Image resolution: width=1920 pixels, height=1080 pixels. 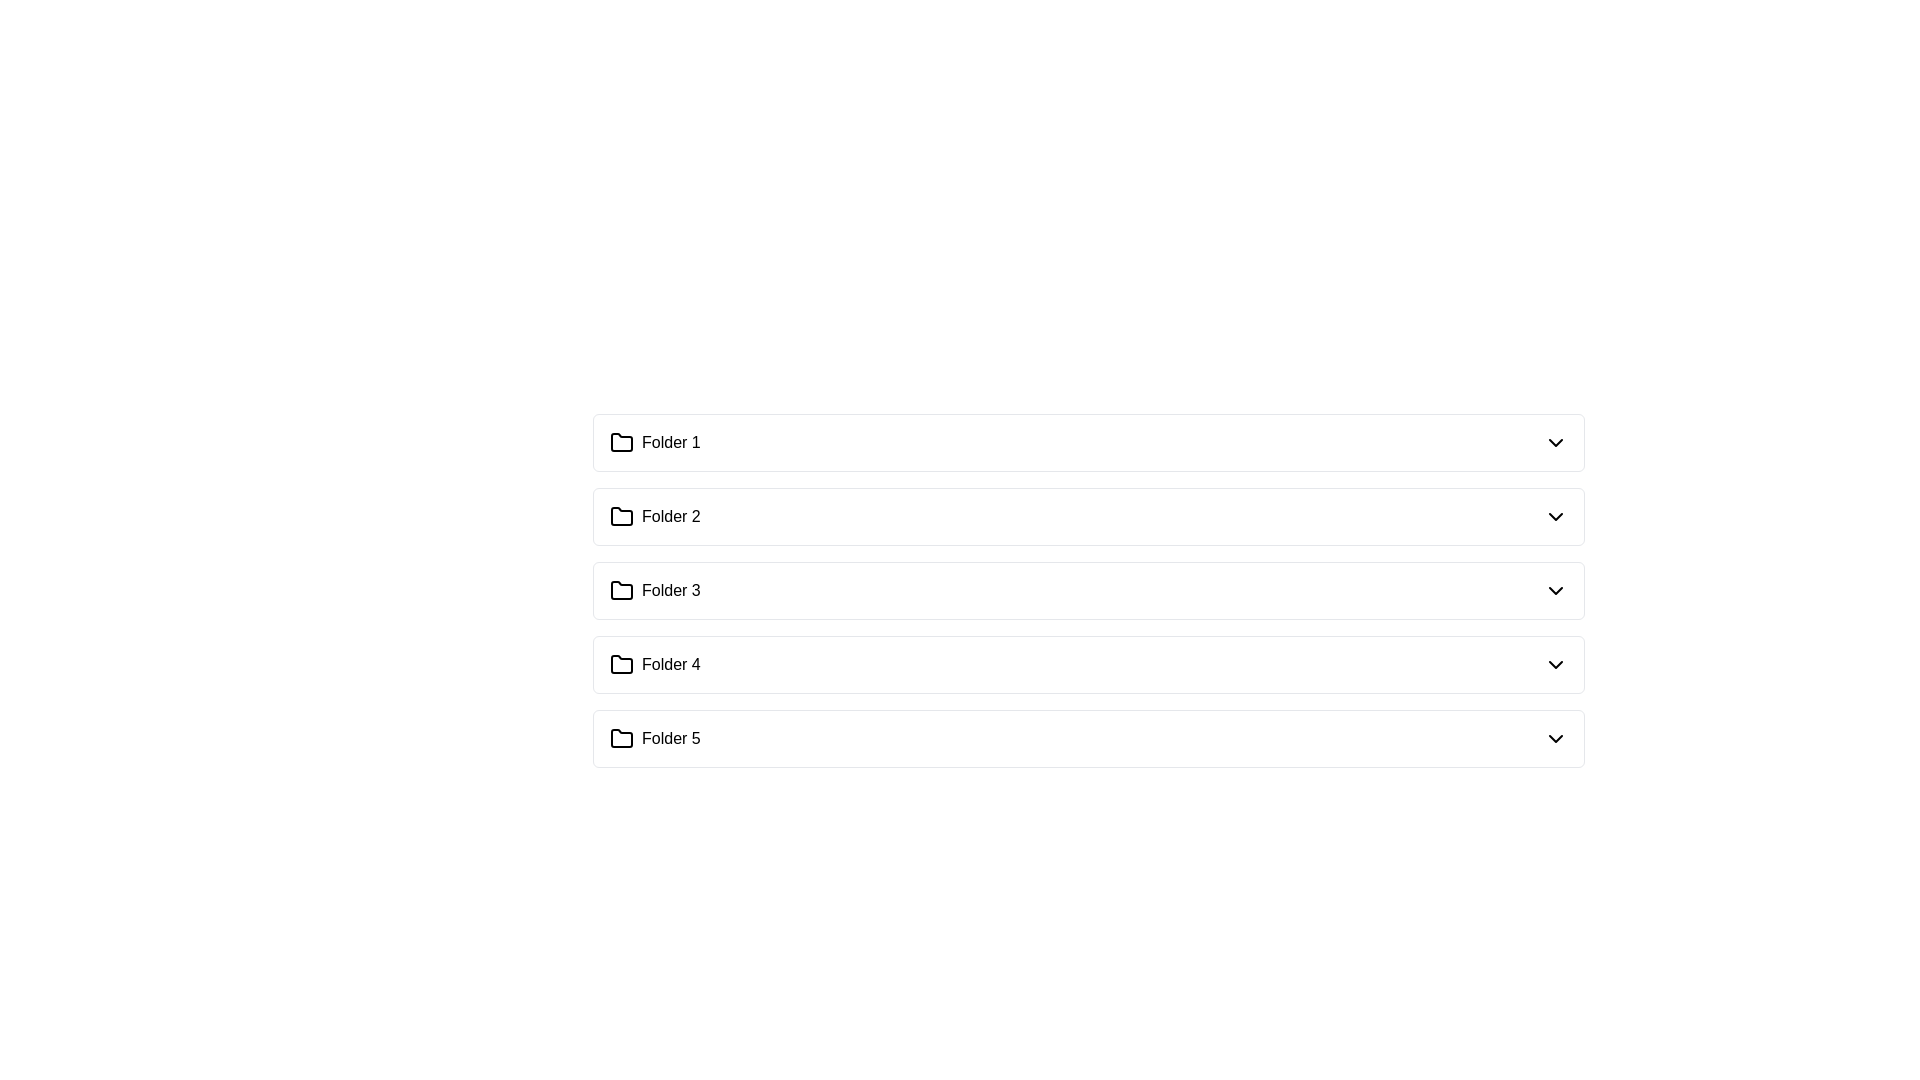 I want to click on the Dropdown indicator at the right end of the row labeled 'Folder 1', so click(x=1554, y=442).